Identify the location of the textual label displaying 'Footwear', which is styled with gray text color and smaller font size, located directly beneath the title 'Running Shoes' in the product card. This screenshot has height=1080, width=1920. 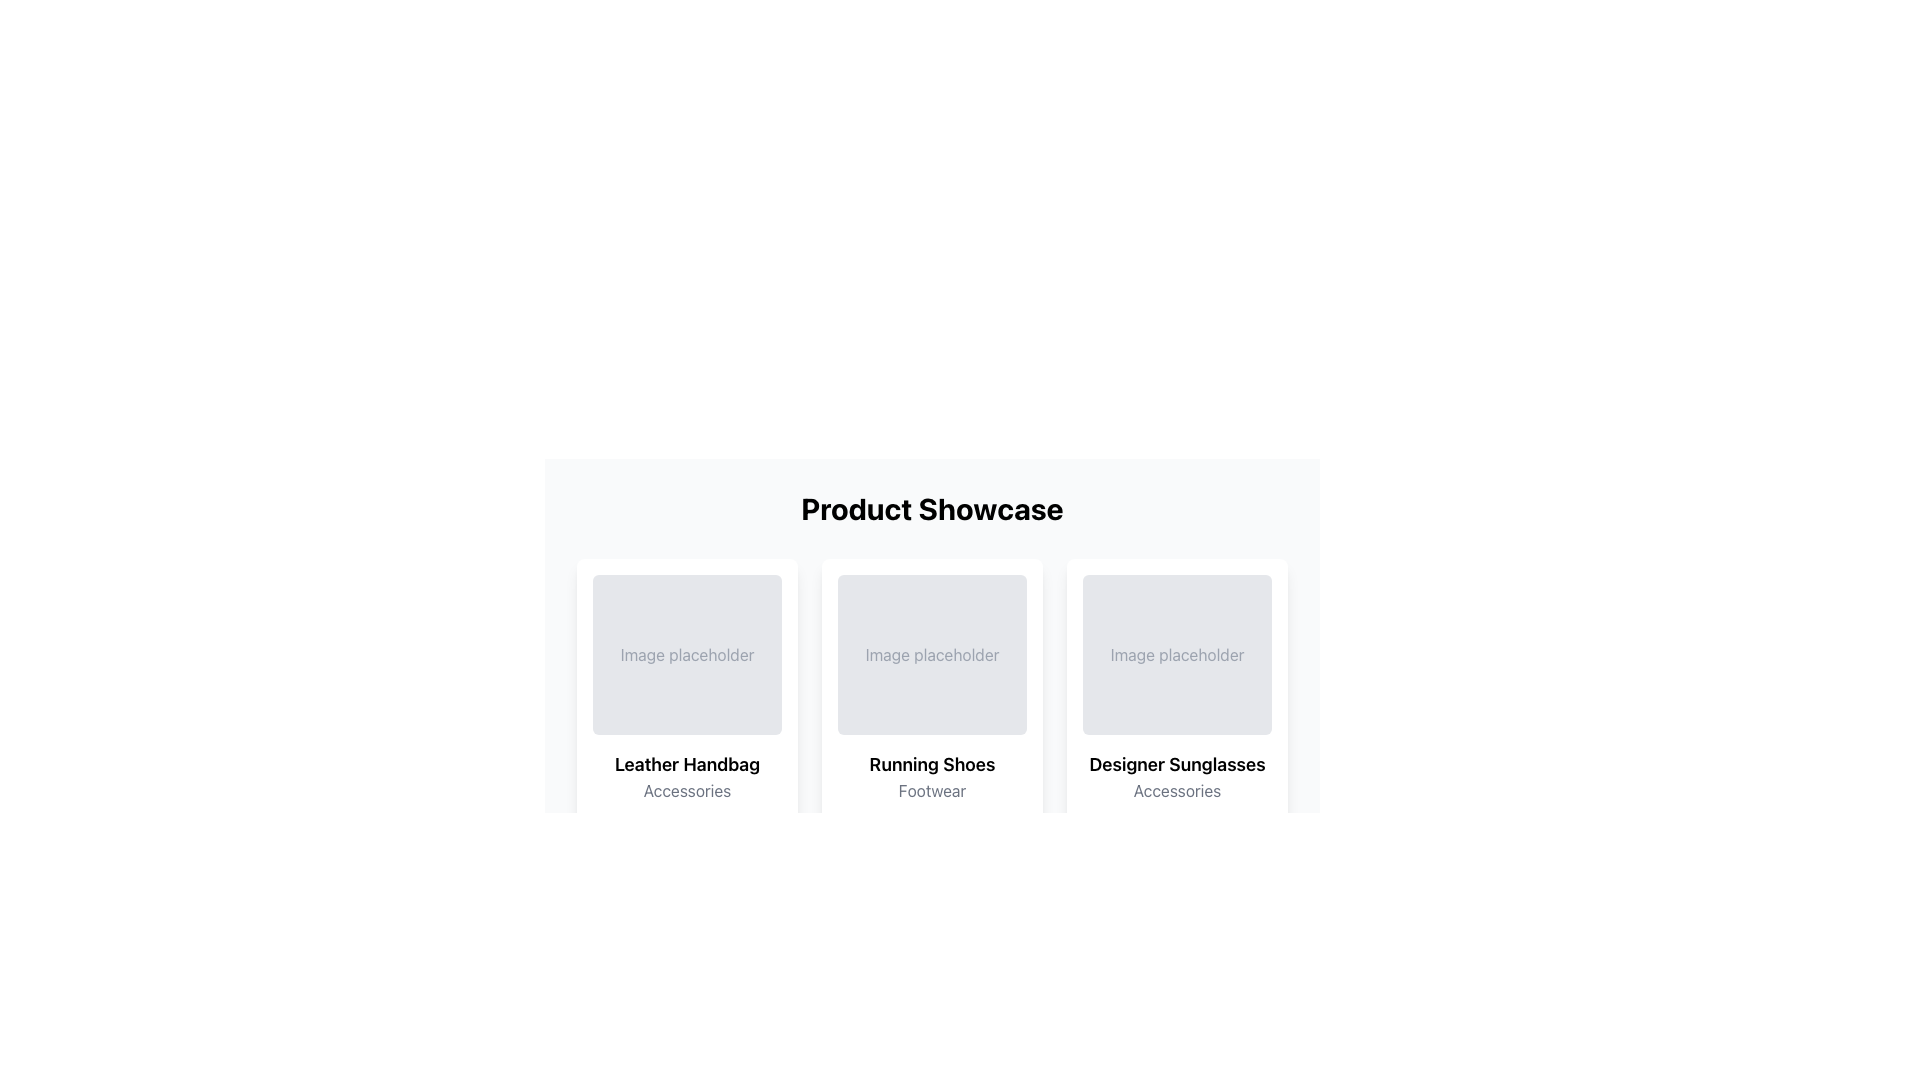
(931, 789).